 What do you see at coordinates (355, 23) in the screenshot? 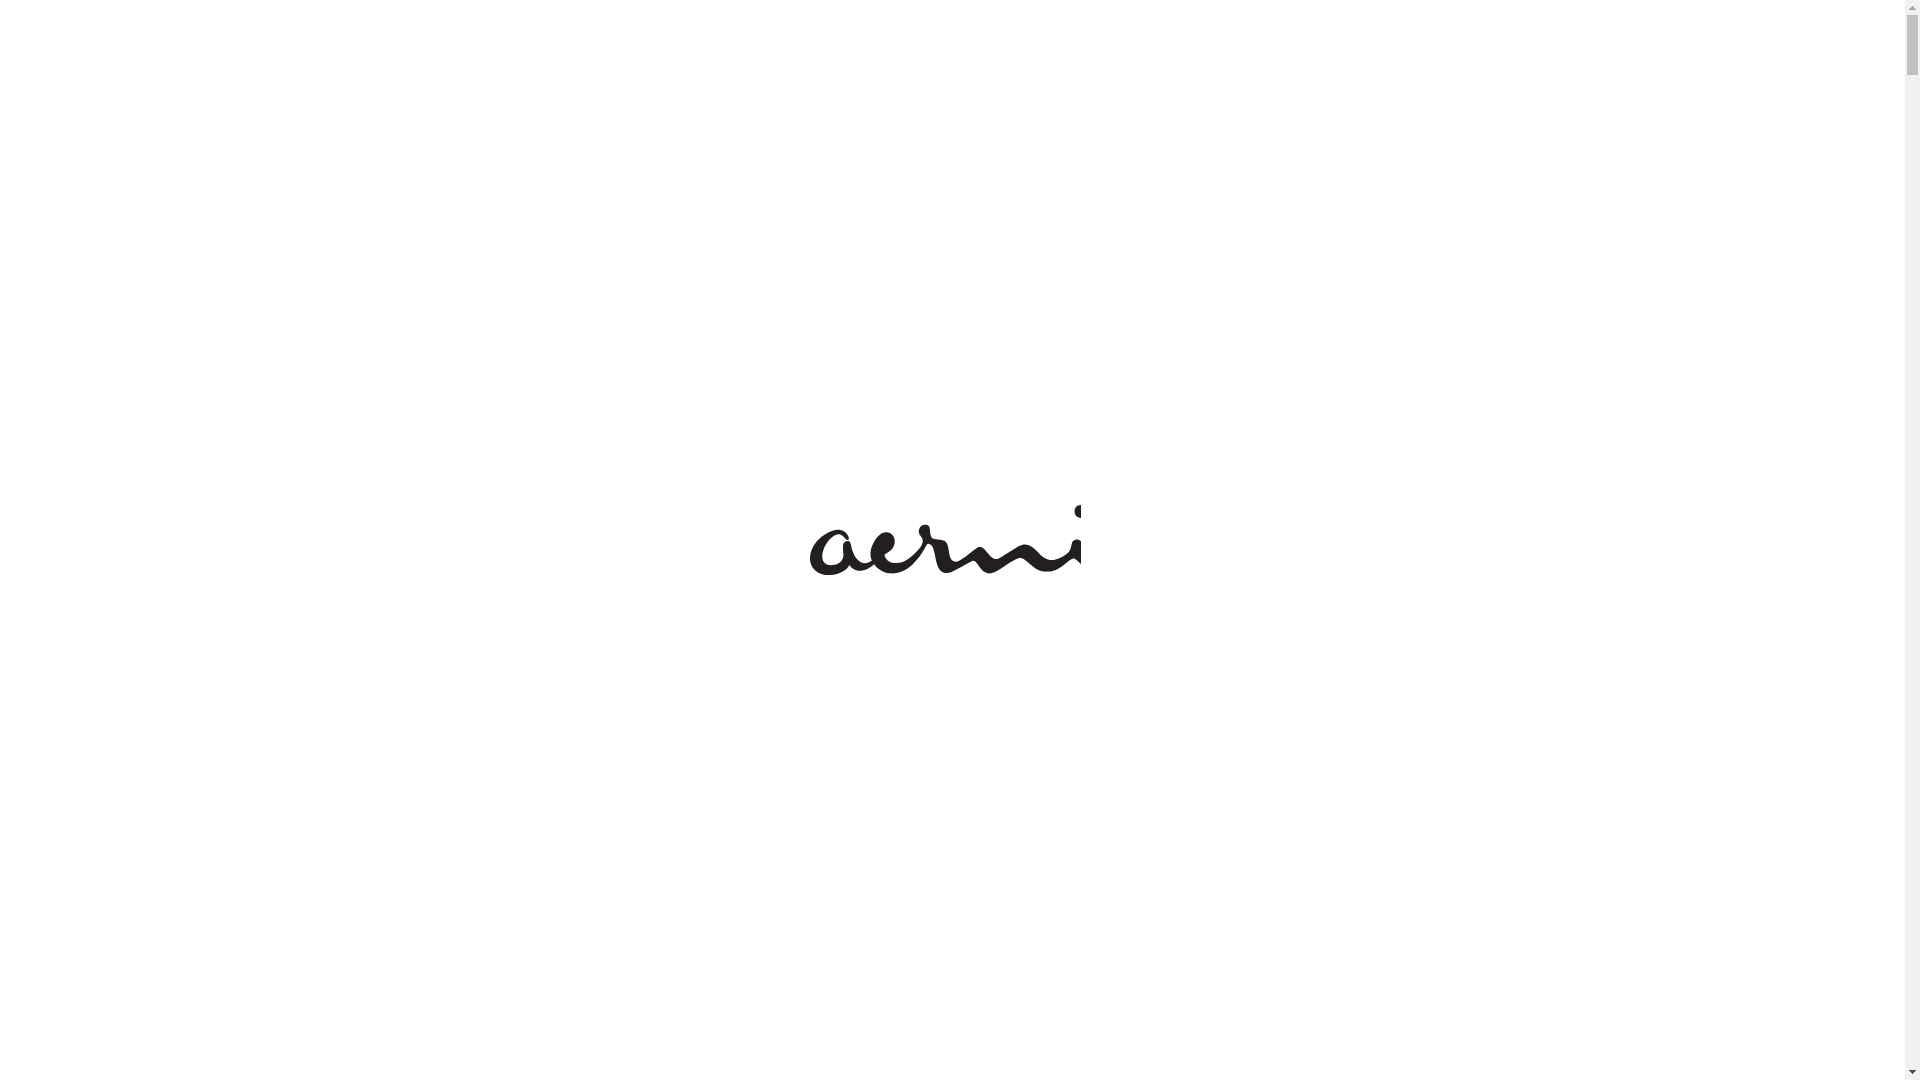
I see `'SALON STORIES'` at bounding box center [355, 23].